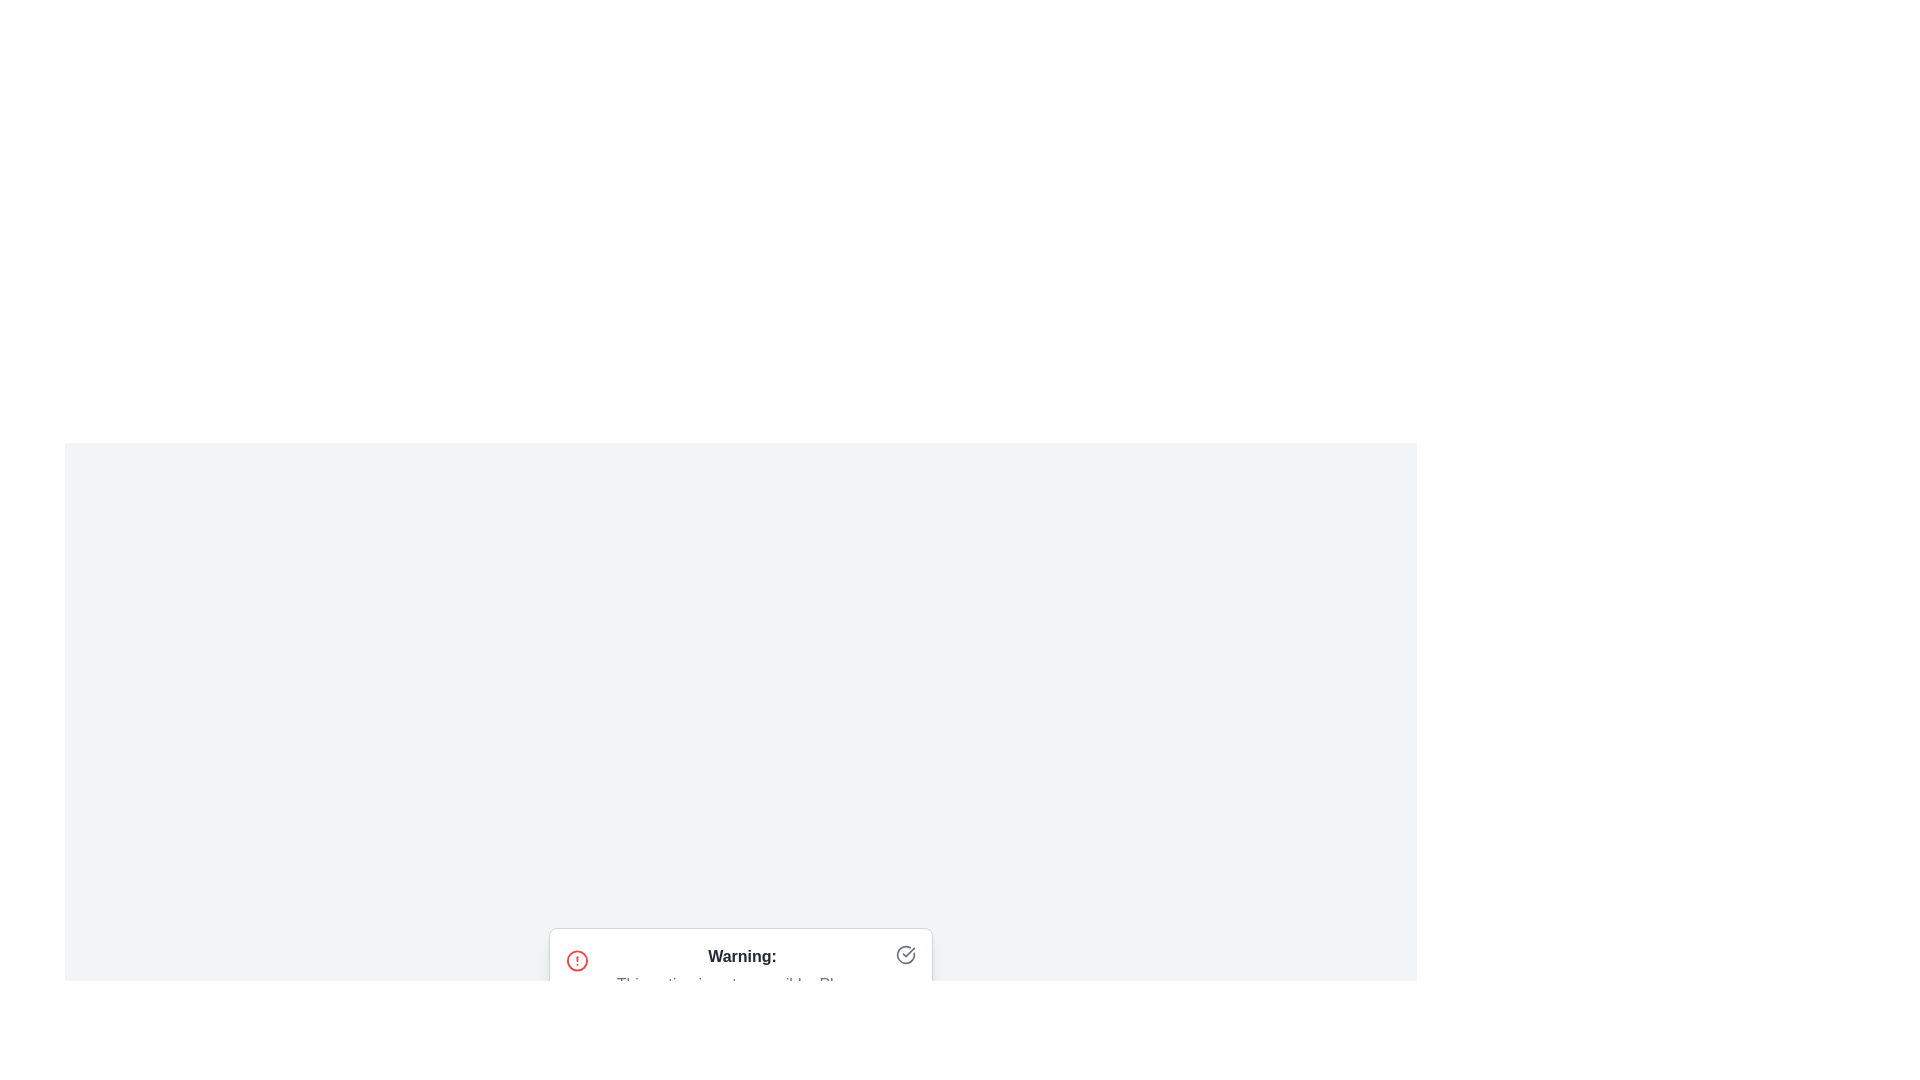 The image size is (1920, 1080). Describe the element at coordinates (905, 954) in the screenshot. I see `the checkmark icon button located at the top-right corner of the warning modal` at that location.